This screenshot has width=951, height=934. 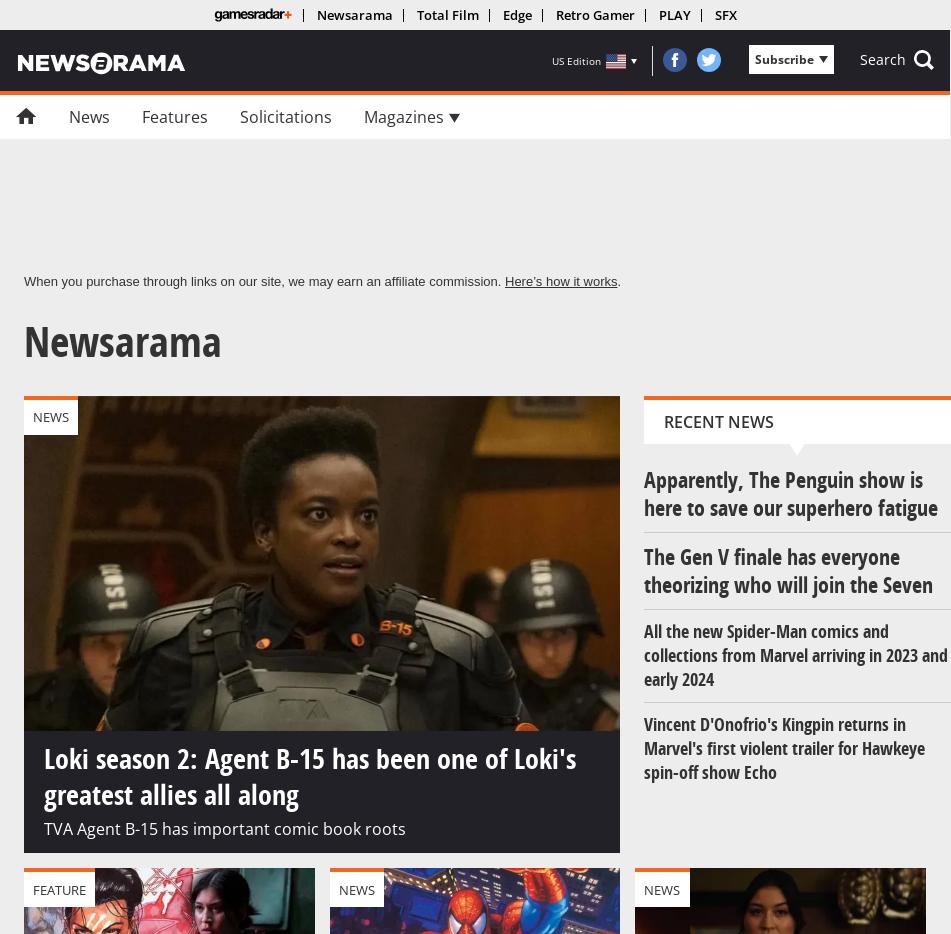 I want to click on 'Search', so click(x=858, y=59).